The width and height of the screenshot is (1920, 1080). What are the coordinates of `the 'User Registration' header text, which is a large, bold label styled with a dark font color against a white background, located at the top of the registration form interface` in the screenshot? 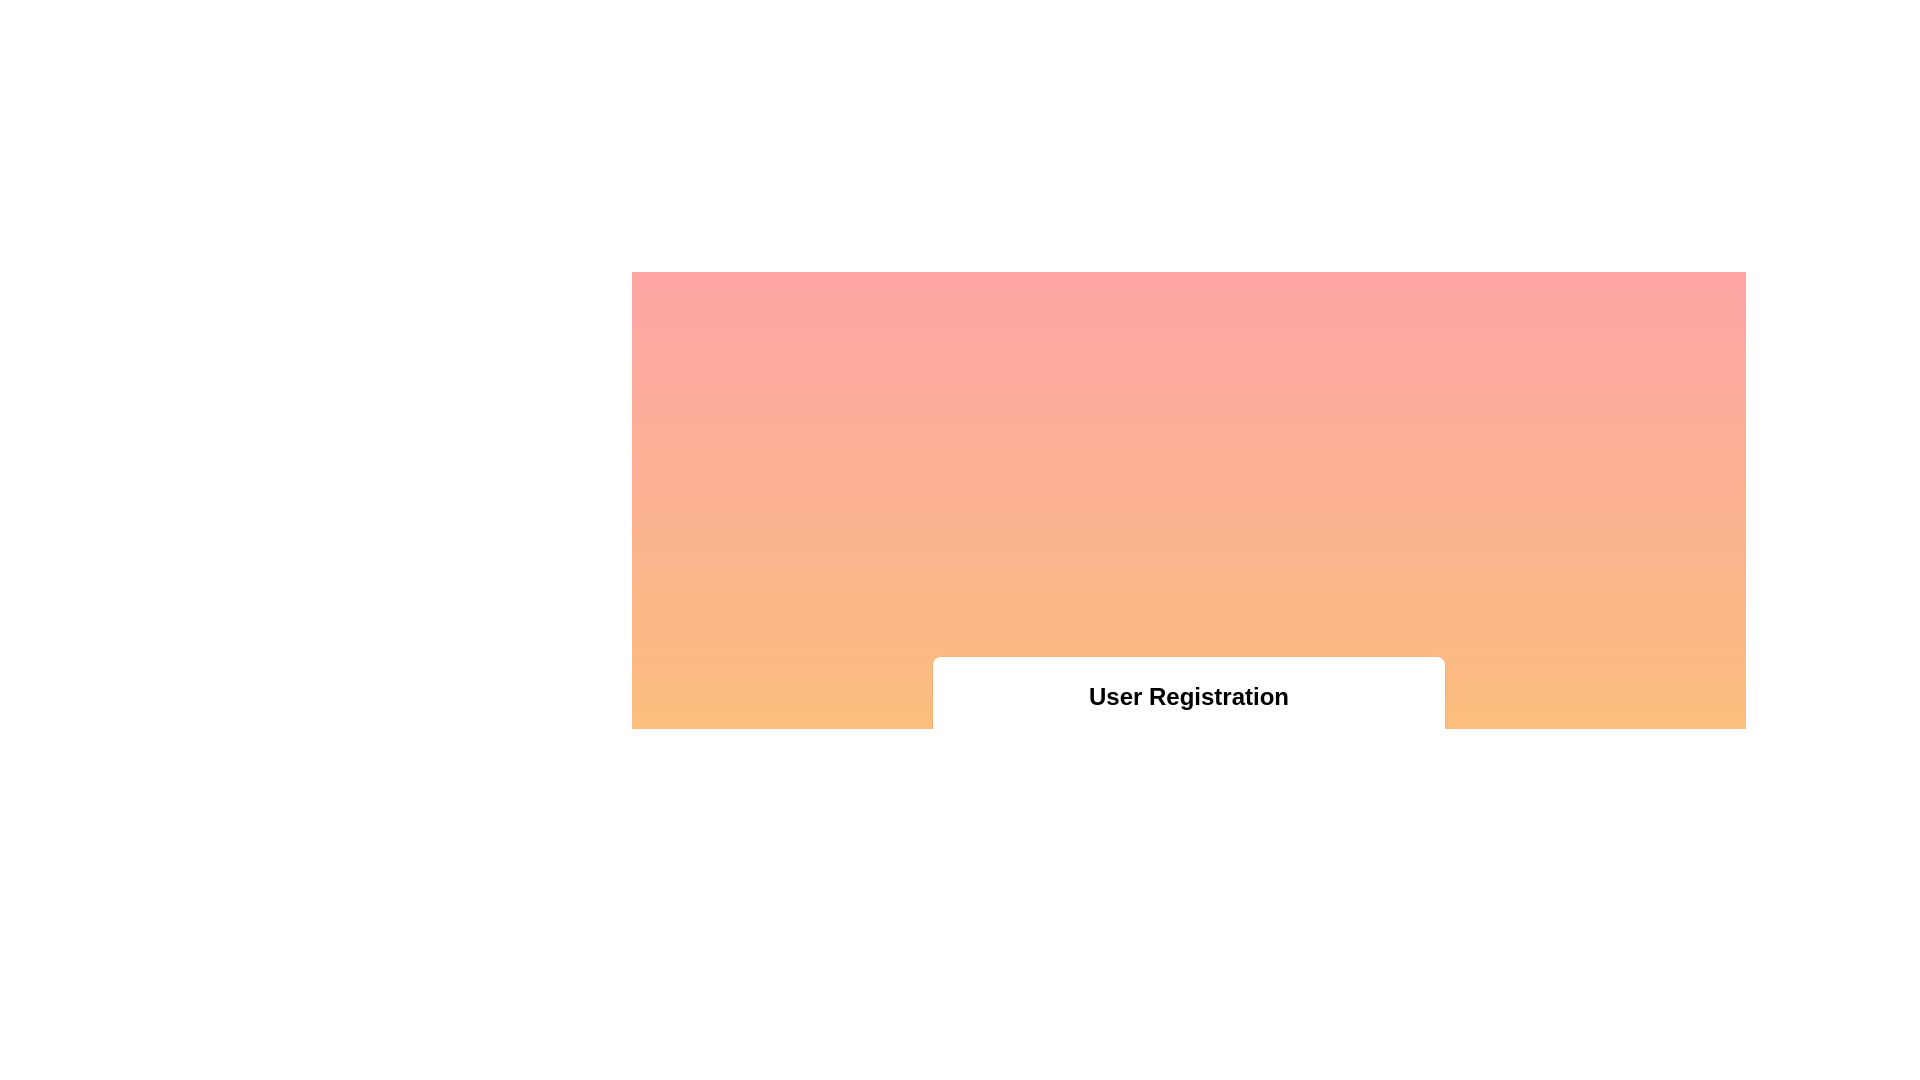 It's located at (1189, 696).